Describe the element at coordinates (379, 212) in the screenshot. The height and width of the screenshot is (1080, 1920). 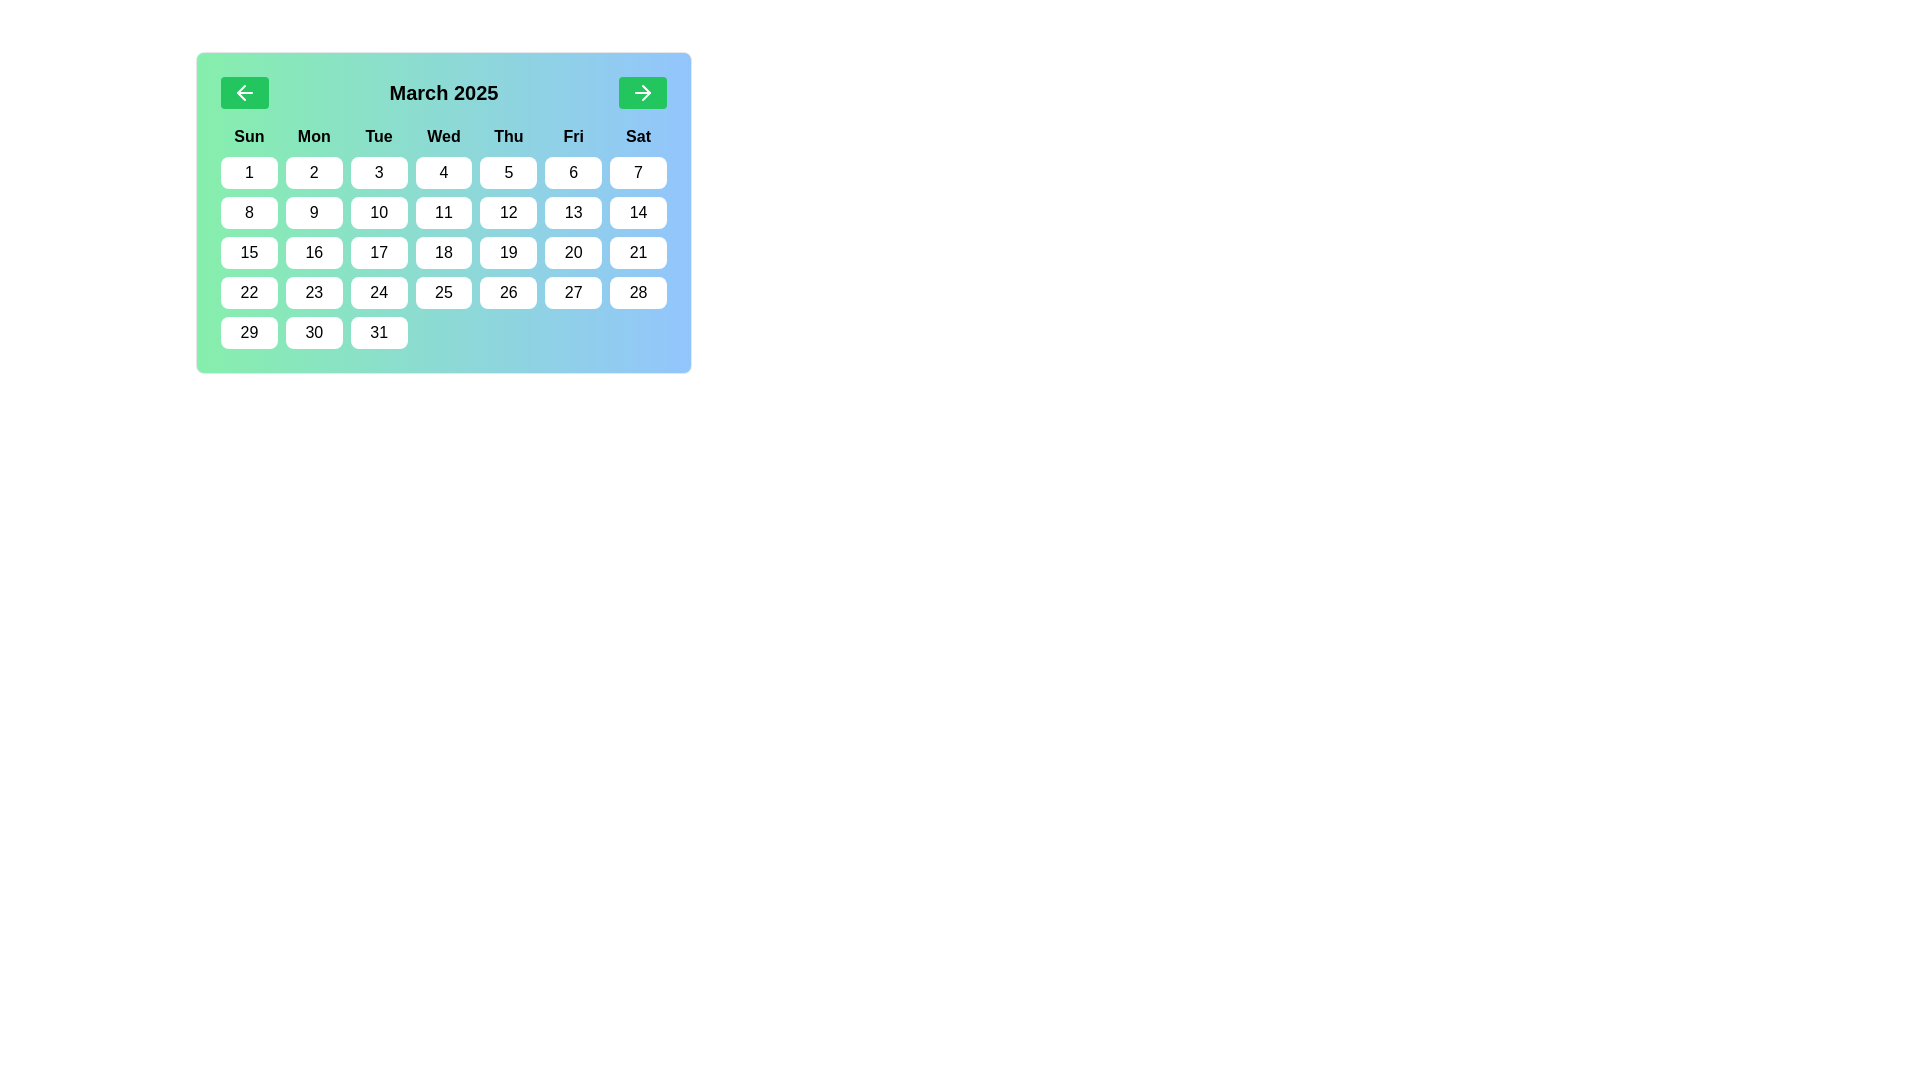
I see `the button representing the date '10'` at that location.